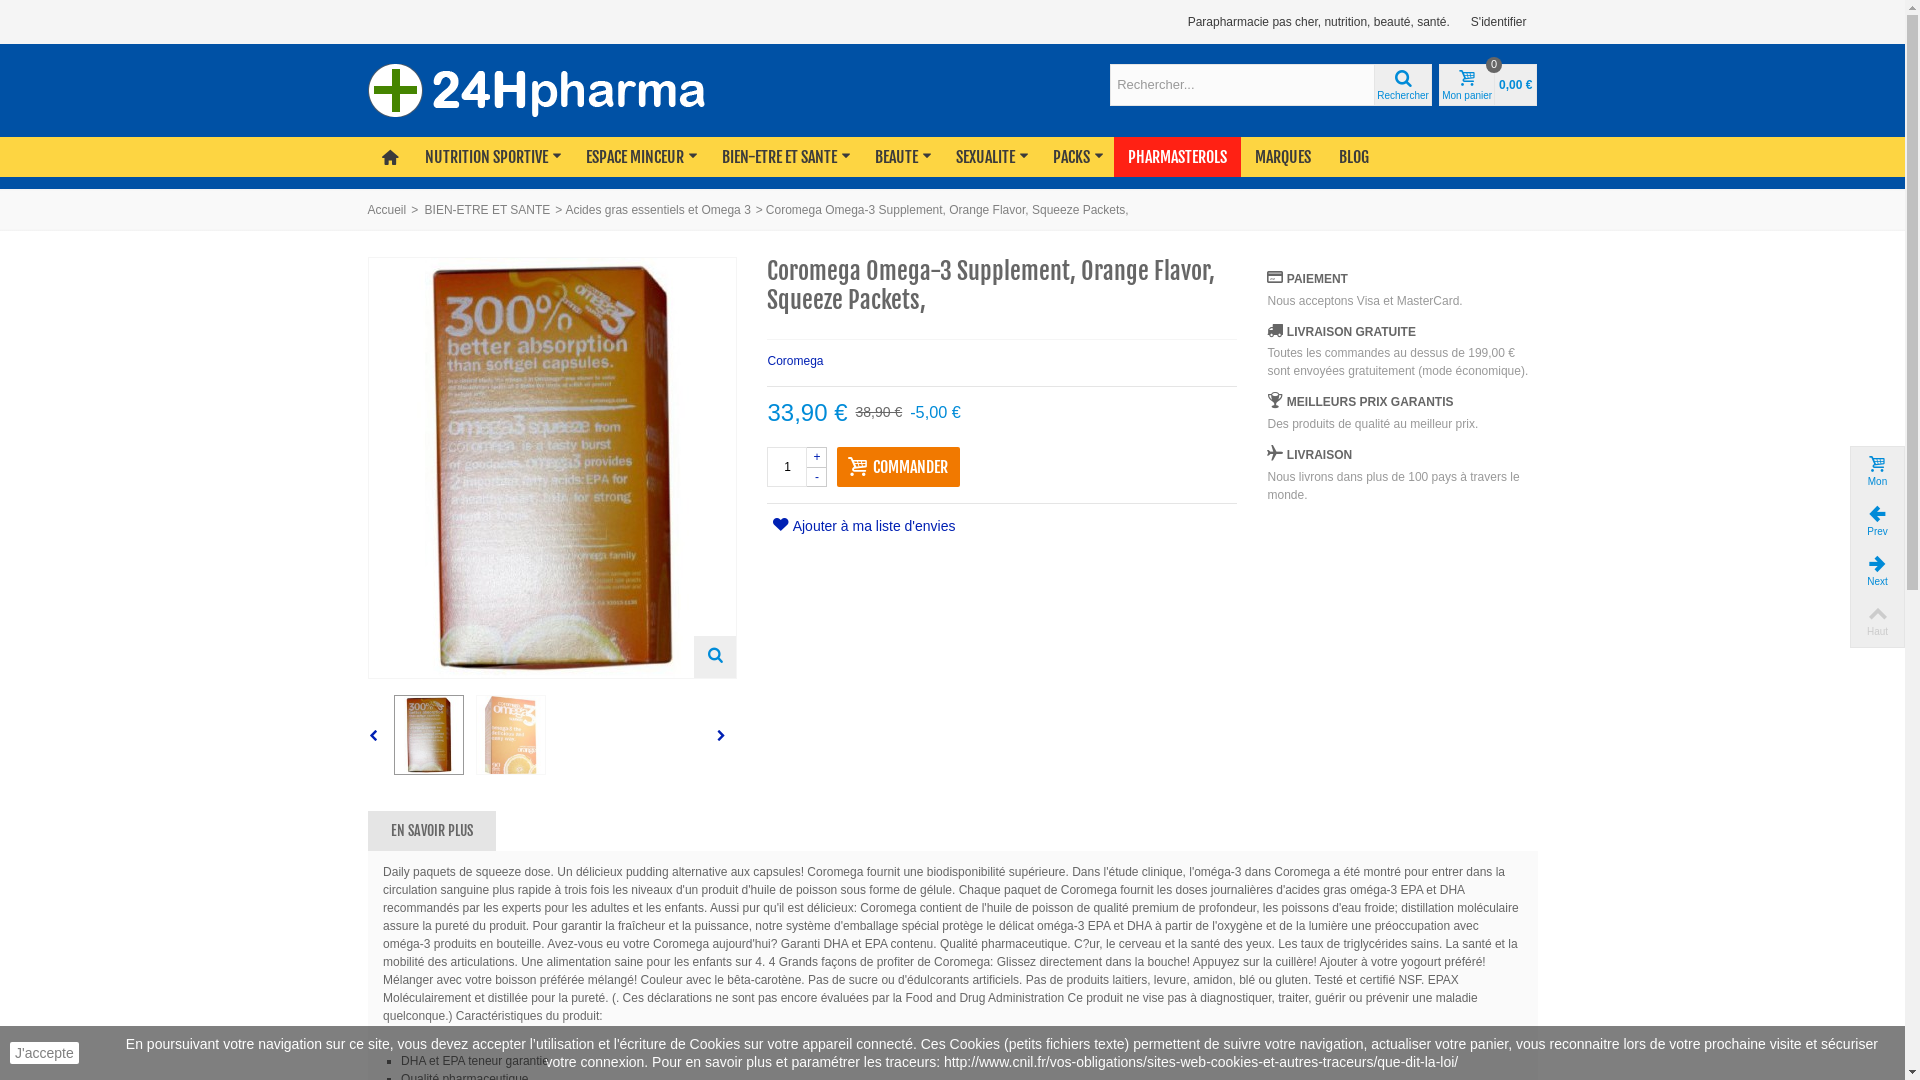 The image size is (1920, 1080). What do you see at coordinates (816, 477) in the screenshot?
I see `'-'` at bounding box center [816, 477].